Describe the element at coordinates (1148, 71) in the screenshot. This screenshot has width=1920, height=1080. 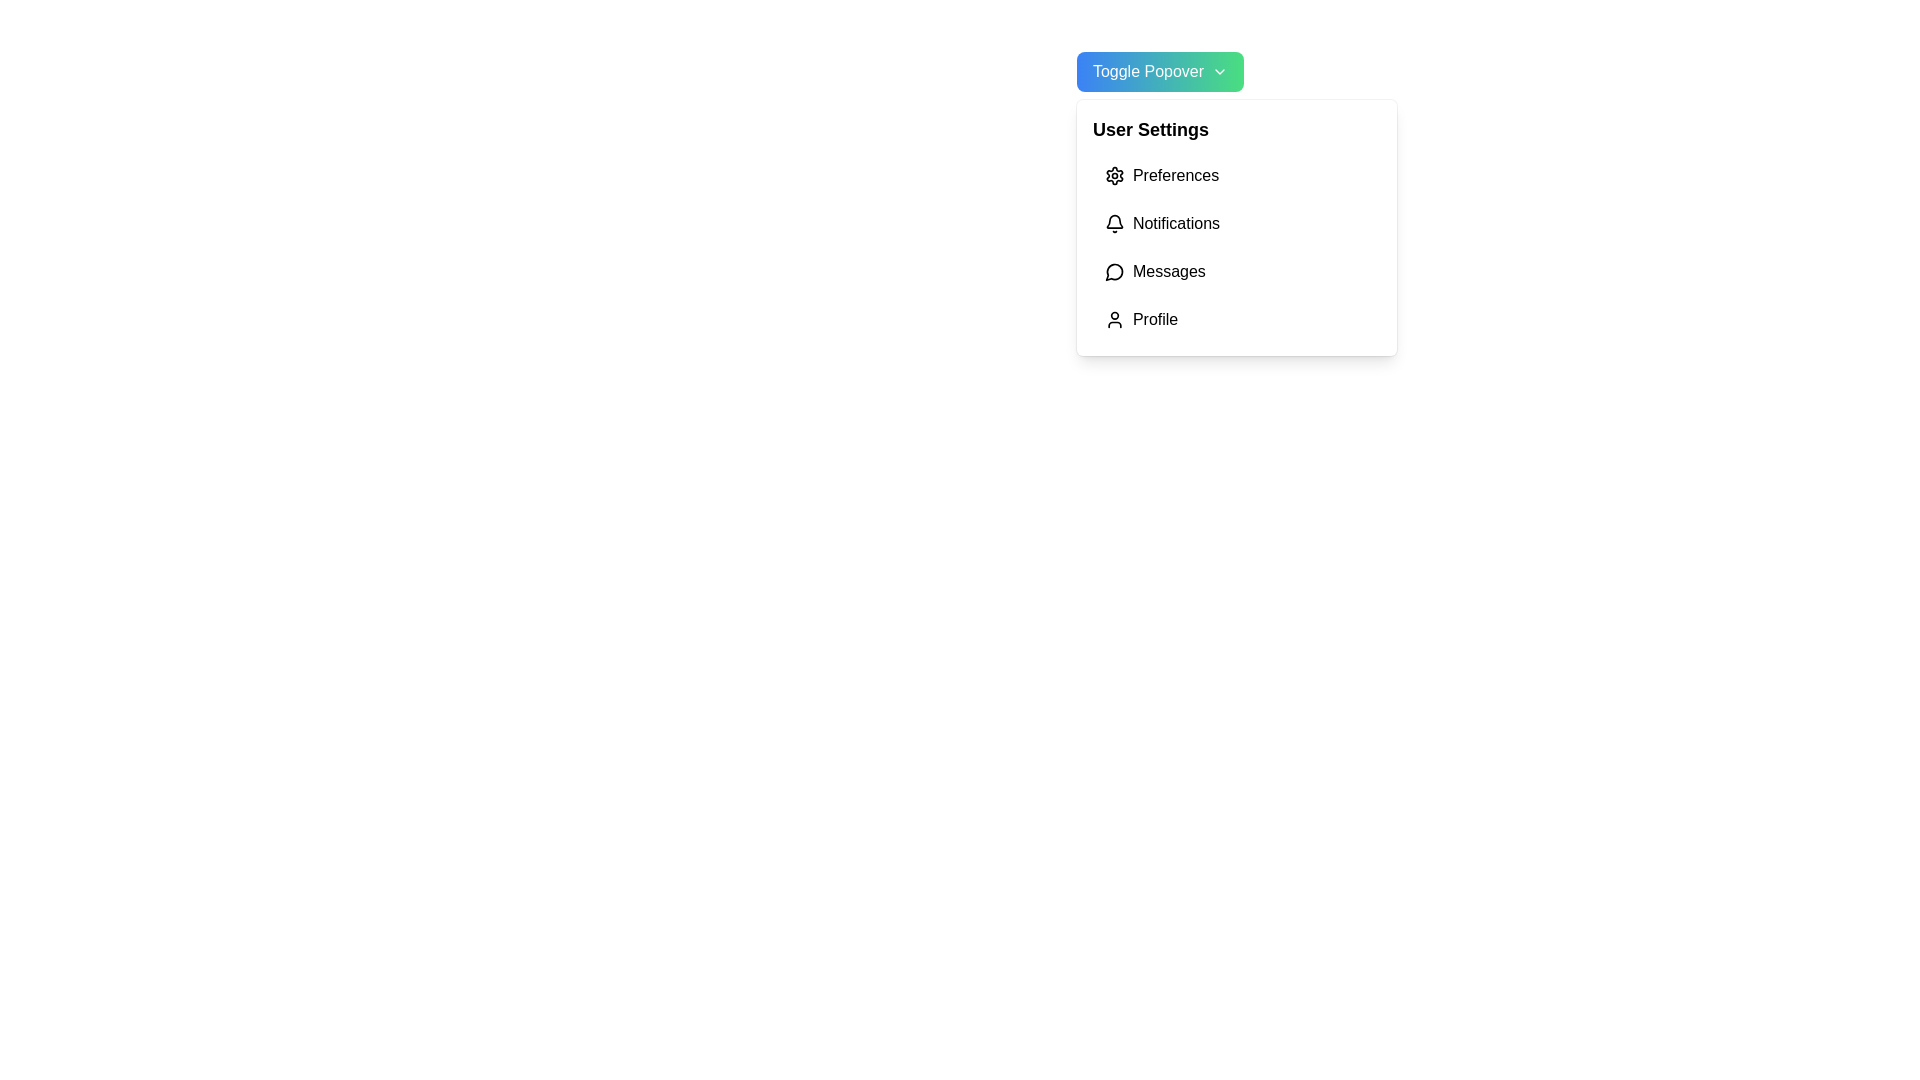
I see `text label indicating the functionality of the button styled with a blue-to-green gradient, located at the top-left corner of the button` at that location.